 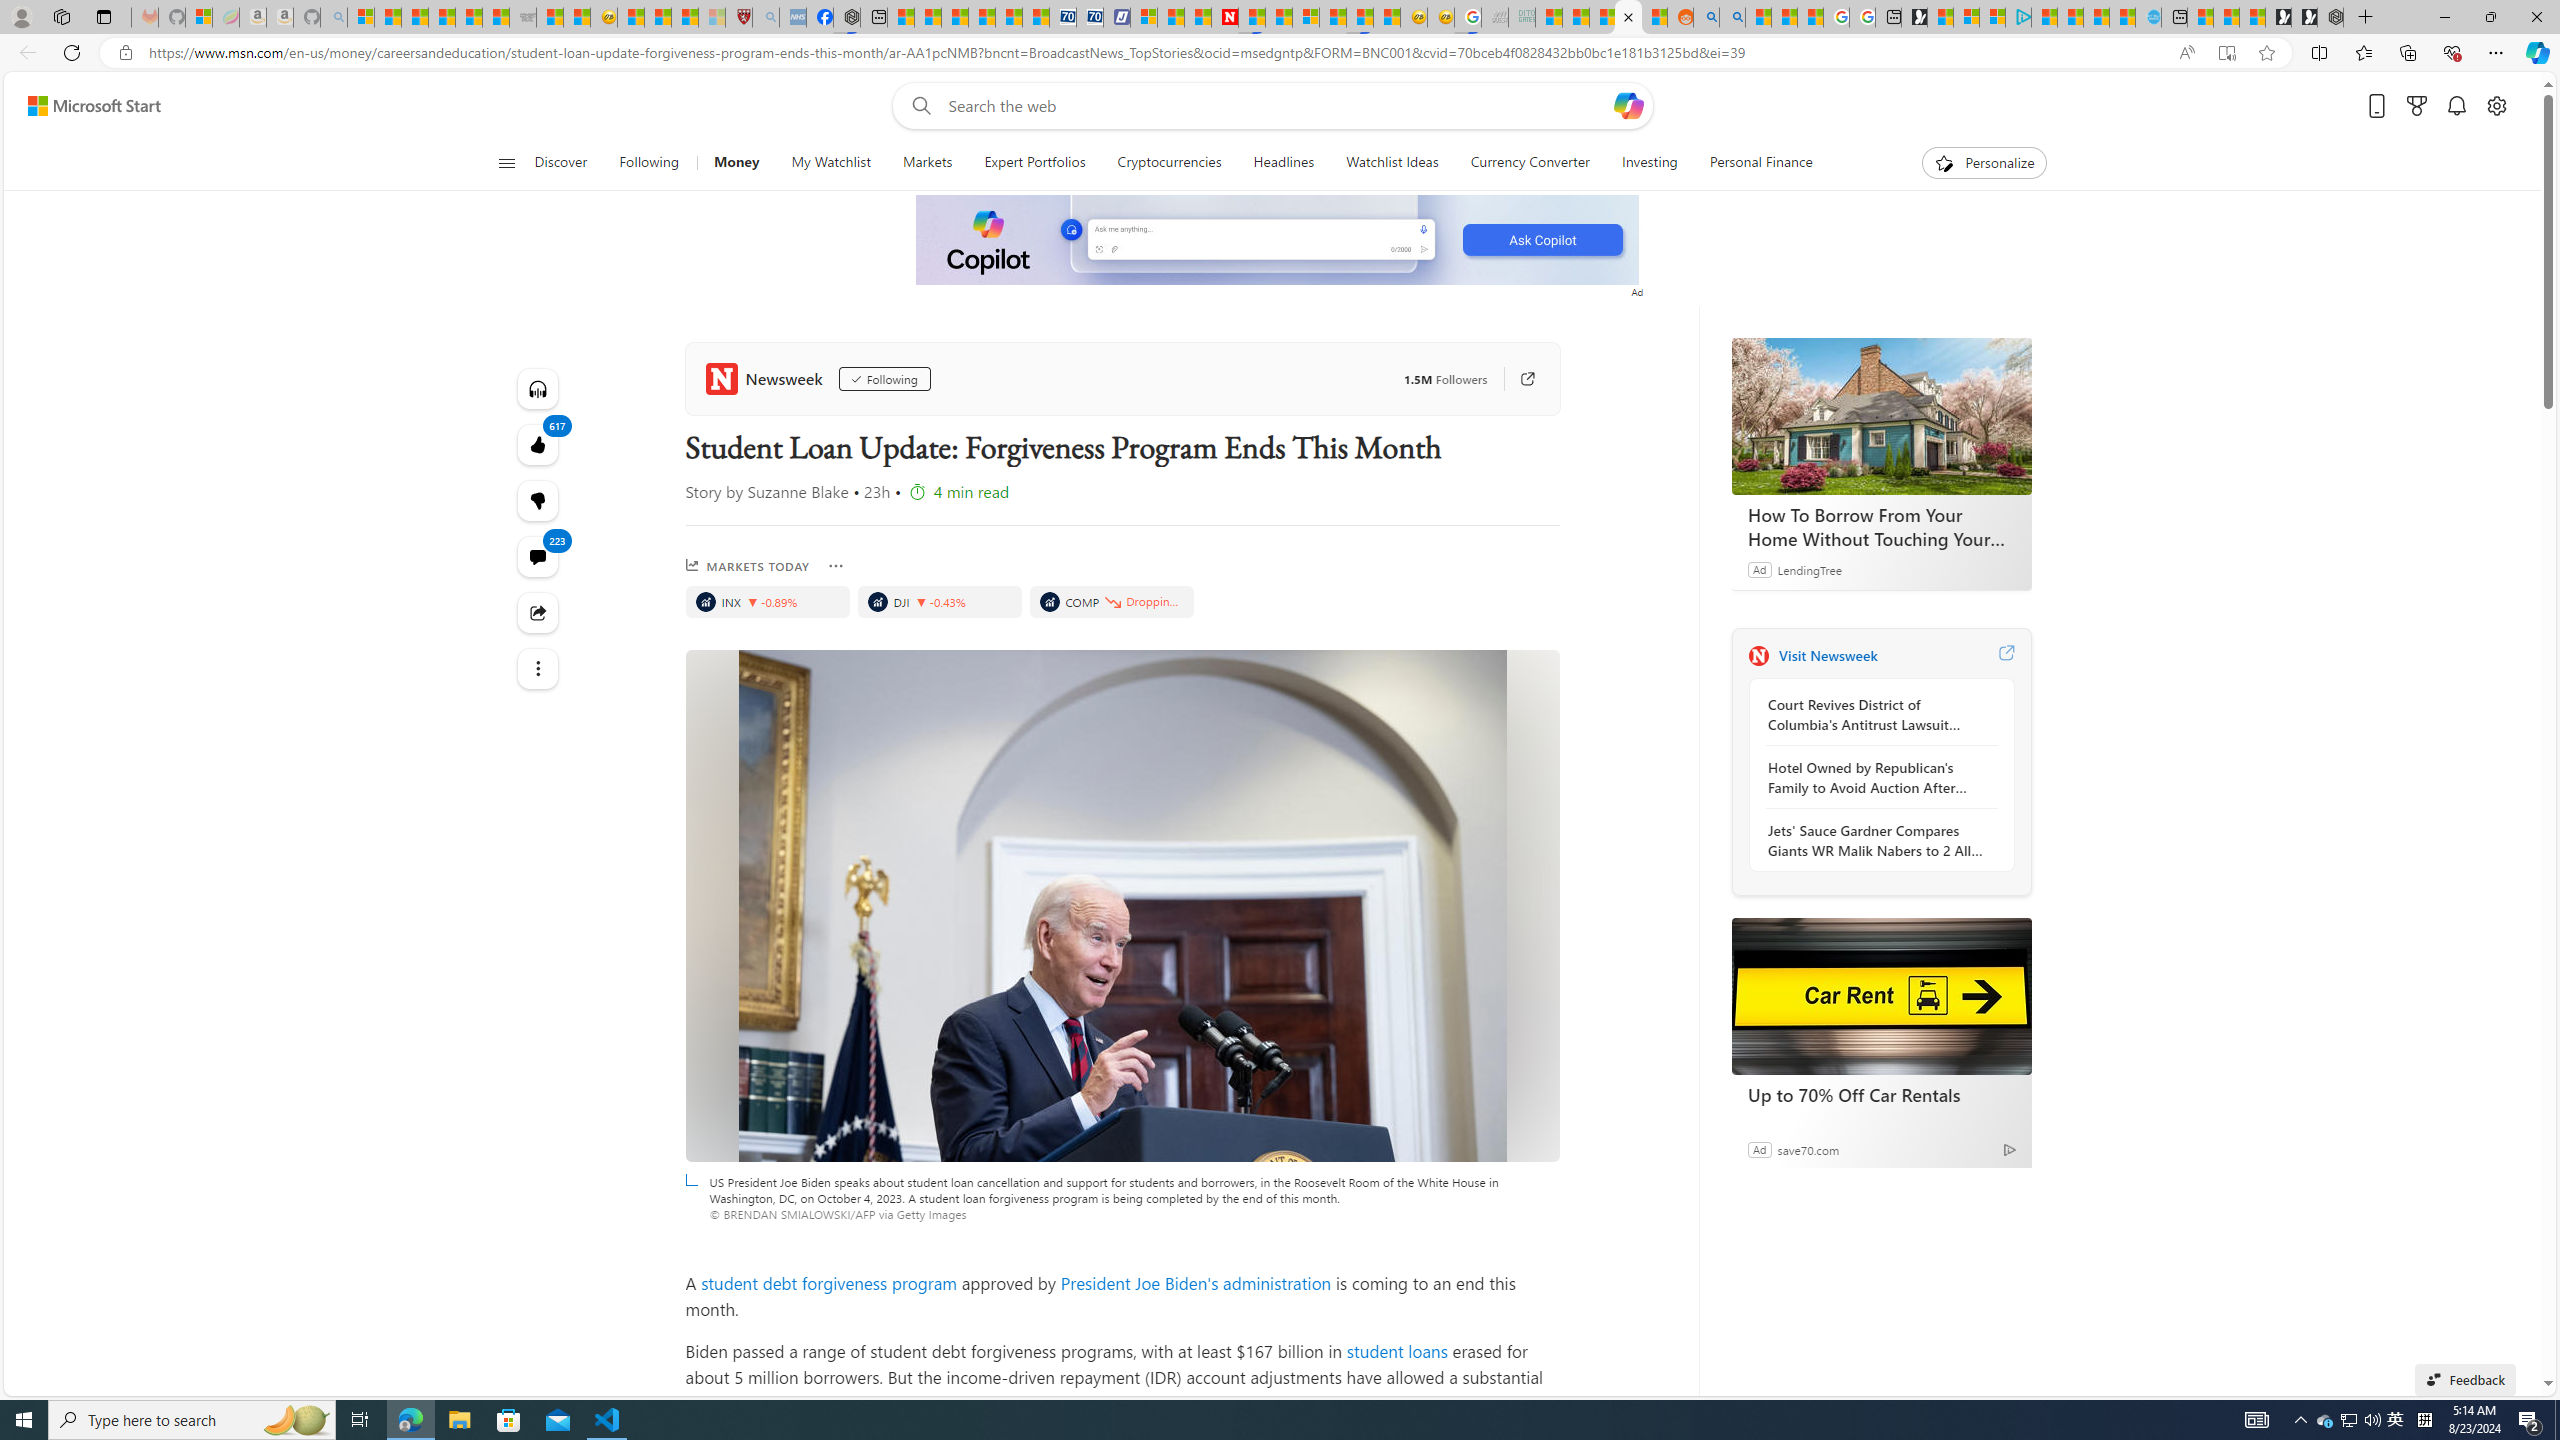 What do you see at coordinates (537, 501) in the screenshot?
I see `'617'` at bounding box center [537, 501].